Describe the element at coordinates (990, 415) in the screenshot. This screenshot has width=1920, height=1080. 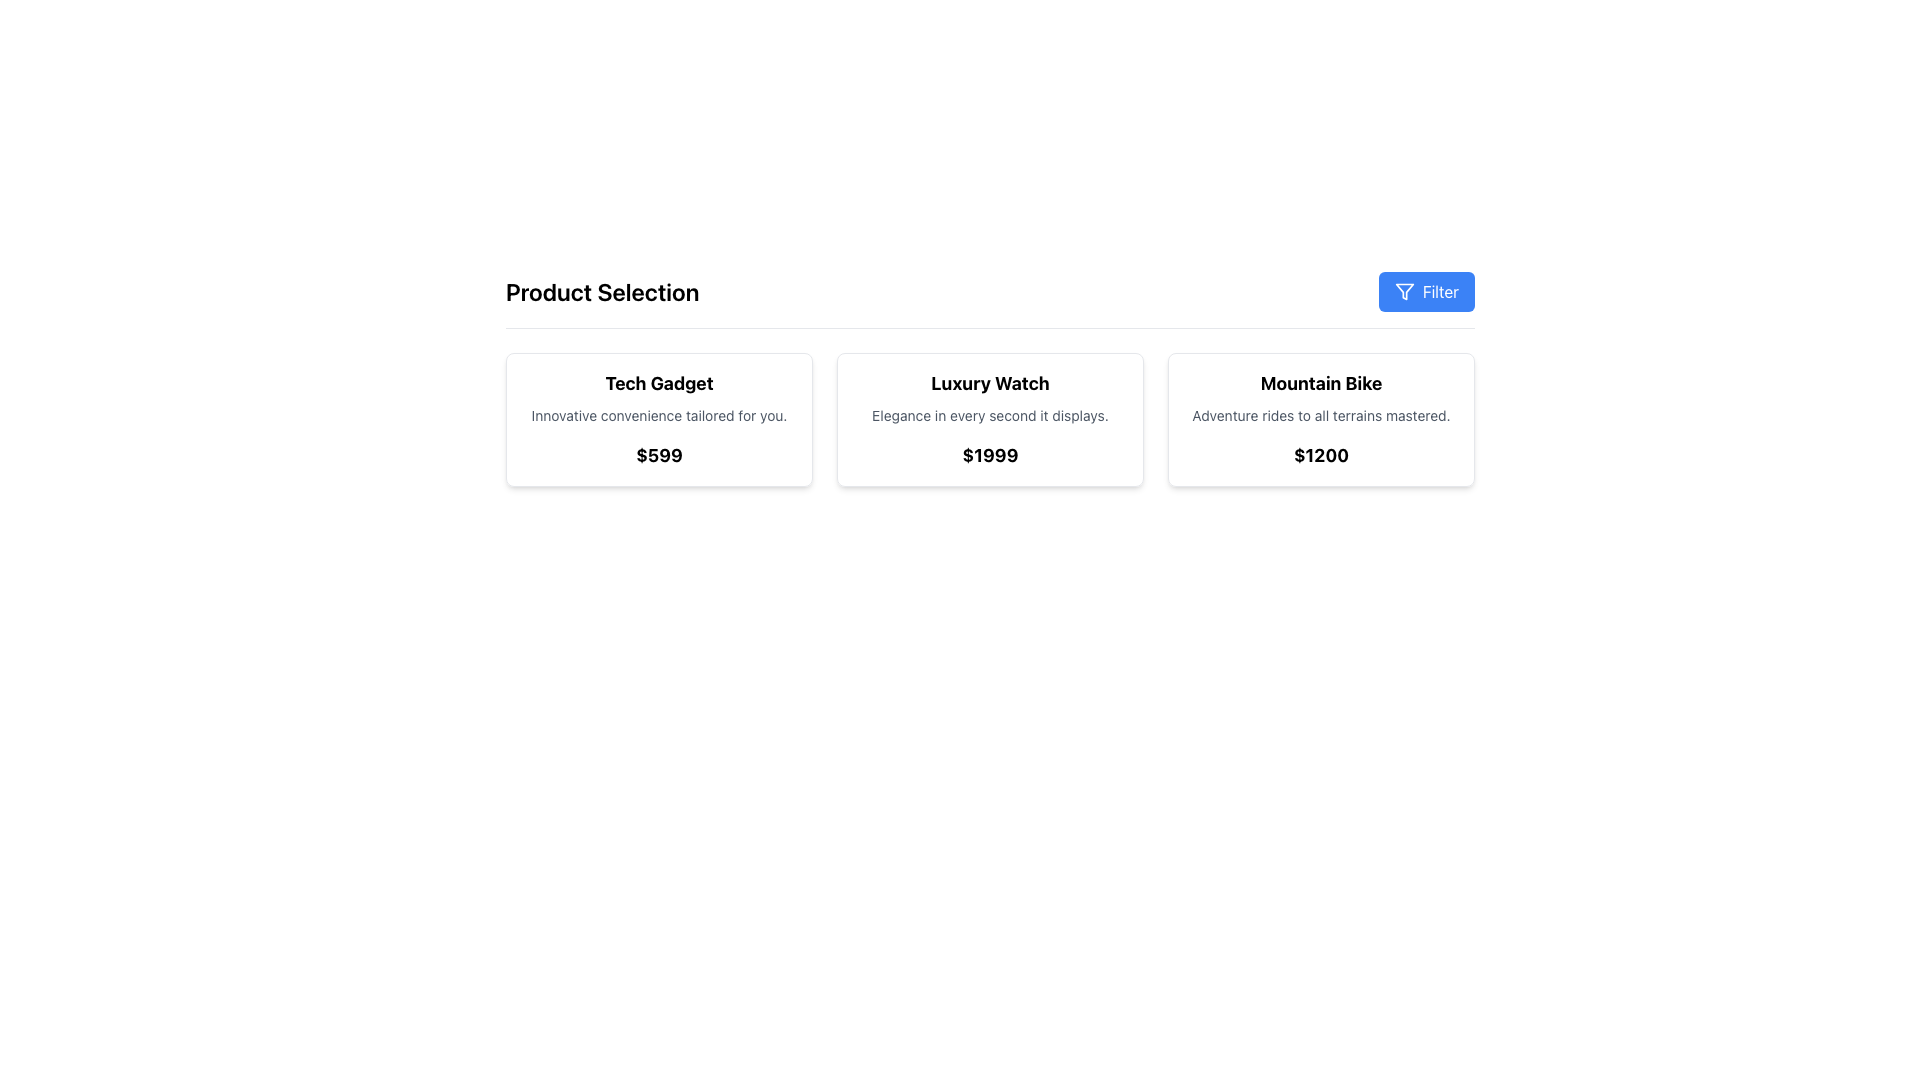
I see `the text label displaying 'Elegance in every second it displays.' located within the middle product card, positioned below the title 'Luxury Watch' and above the price '$1999'` at that location.